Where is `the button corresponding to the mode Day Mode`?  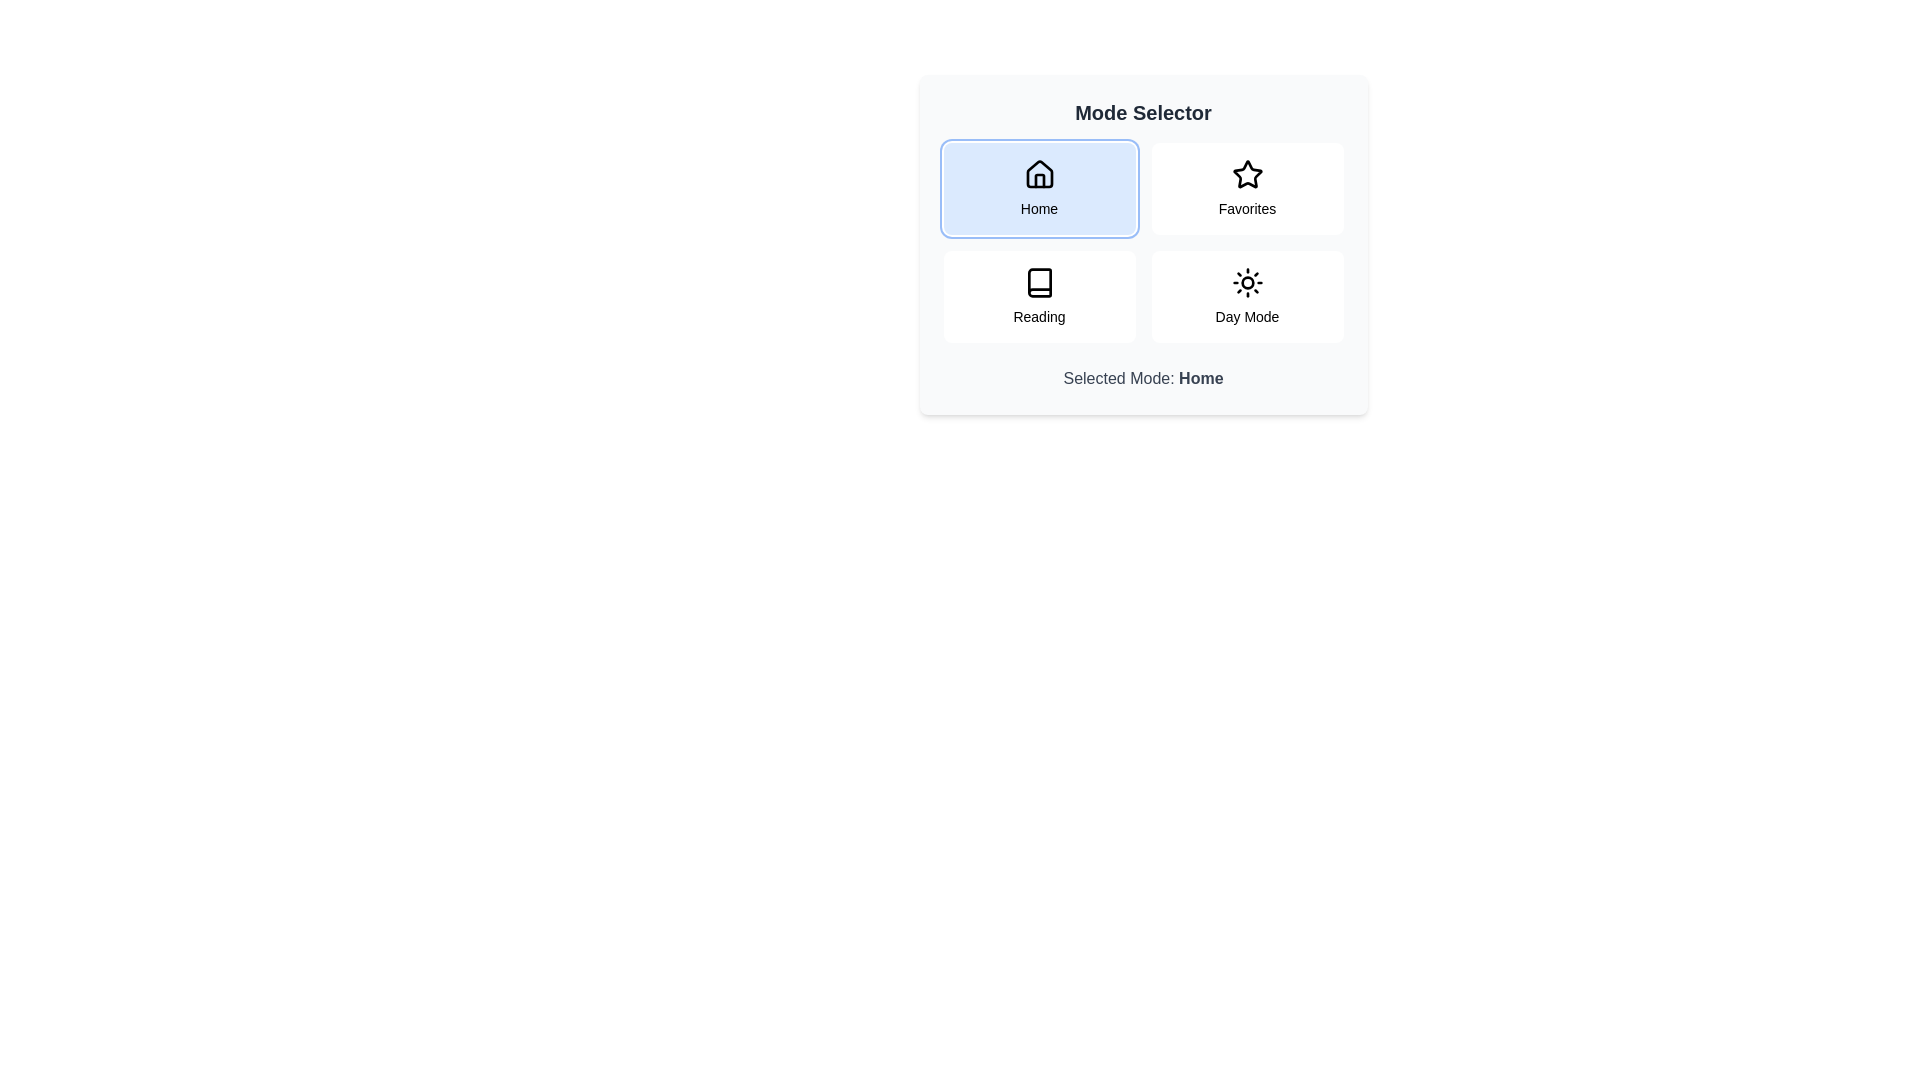 the button corresponding to the mode Day Mode is located at coordinates (1246, 297).